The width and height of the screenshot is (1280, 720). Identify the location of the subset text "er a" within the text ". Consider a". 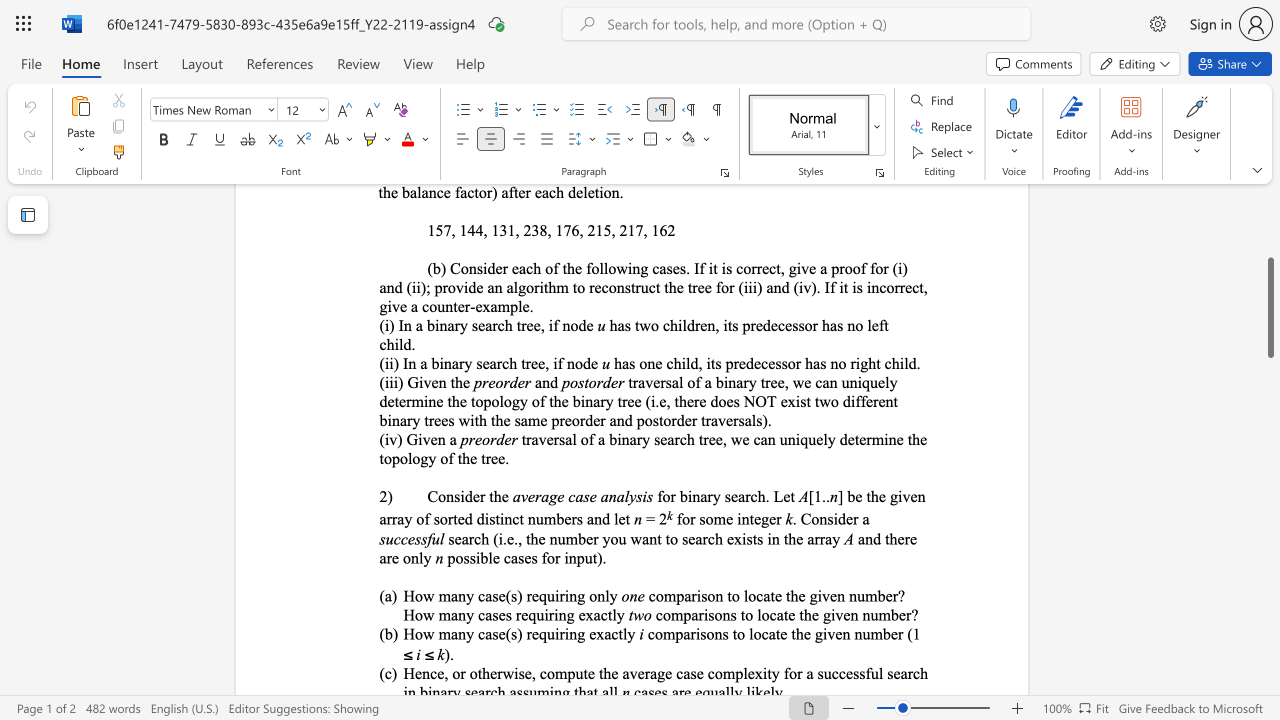
(846, 518).